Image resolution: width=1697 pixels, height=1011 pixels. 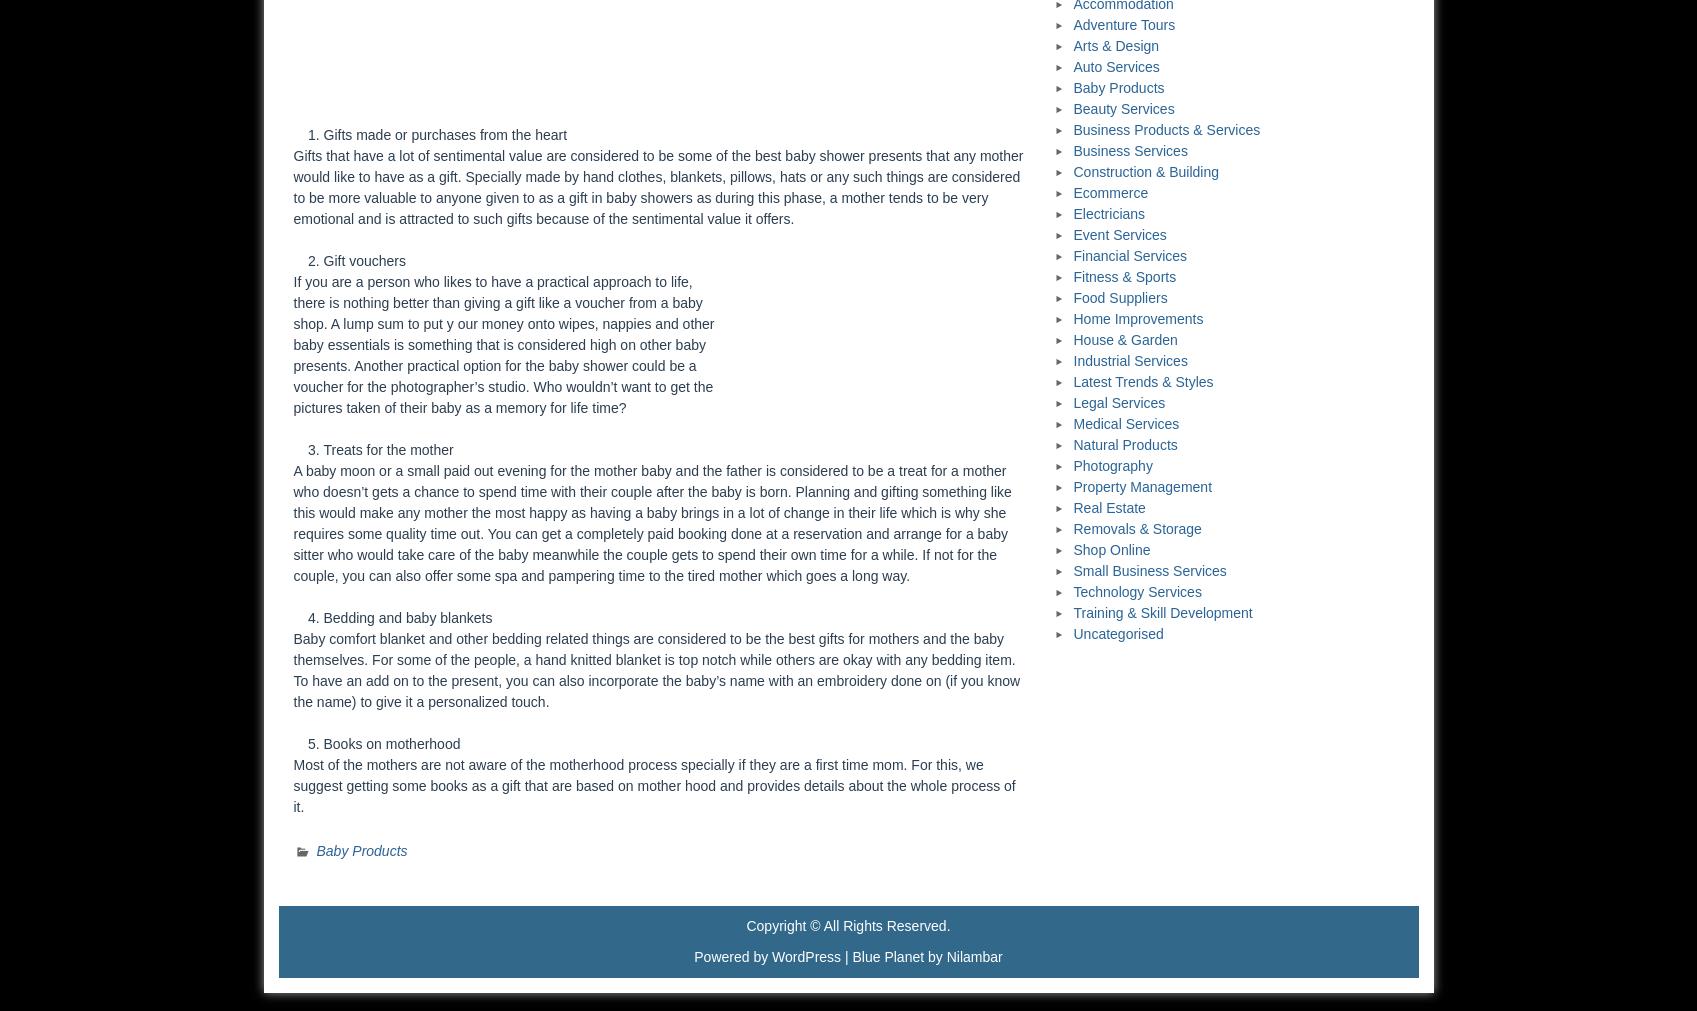 I want to click on 'Photography', so click(x=1112, y=463).